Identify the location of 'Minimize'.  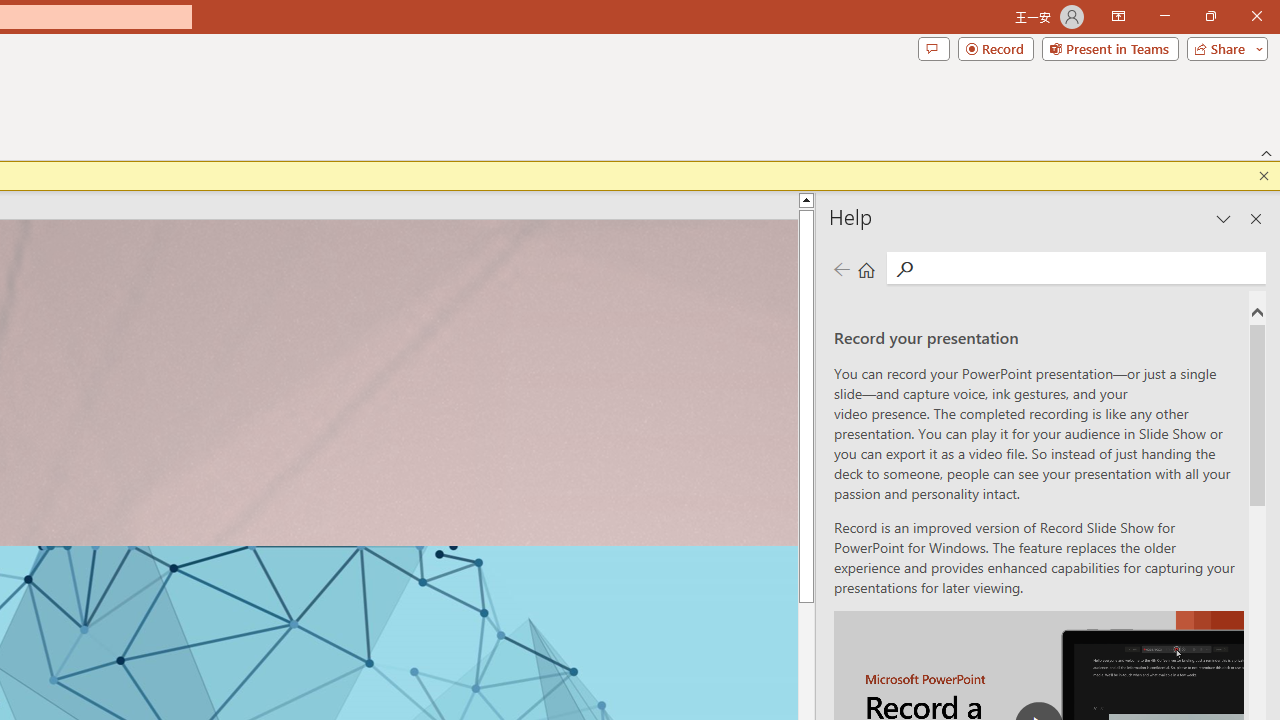
(1164, 16).